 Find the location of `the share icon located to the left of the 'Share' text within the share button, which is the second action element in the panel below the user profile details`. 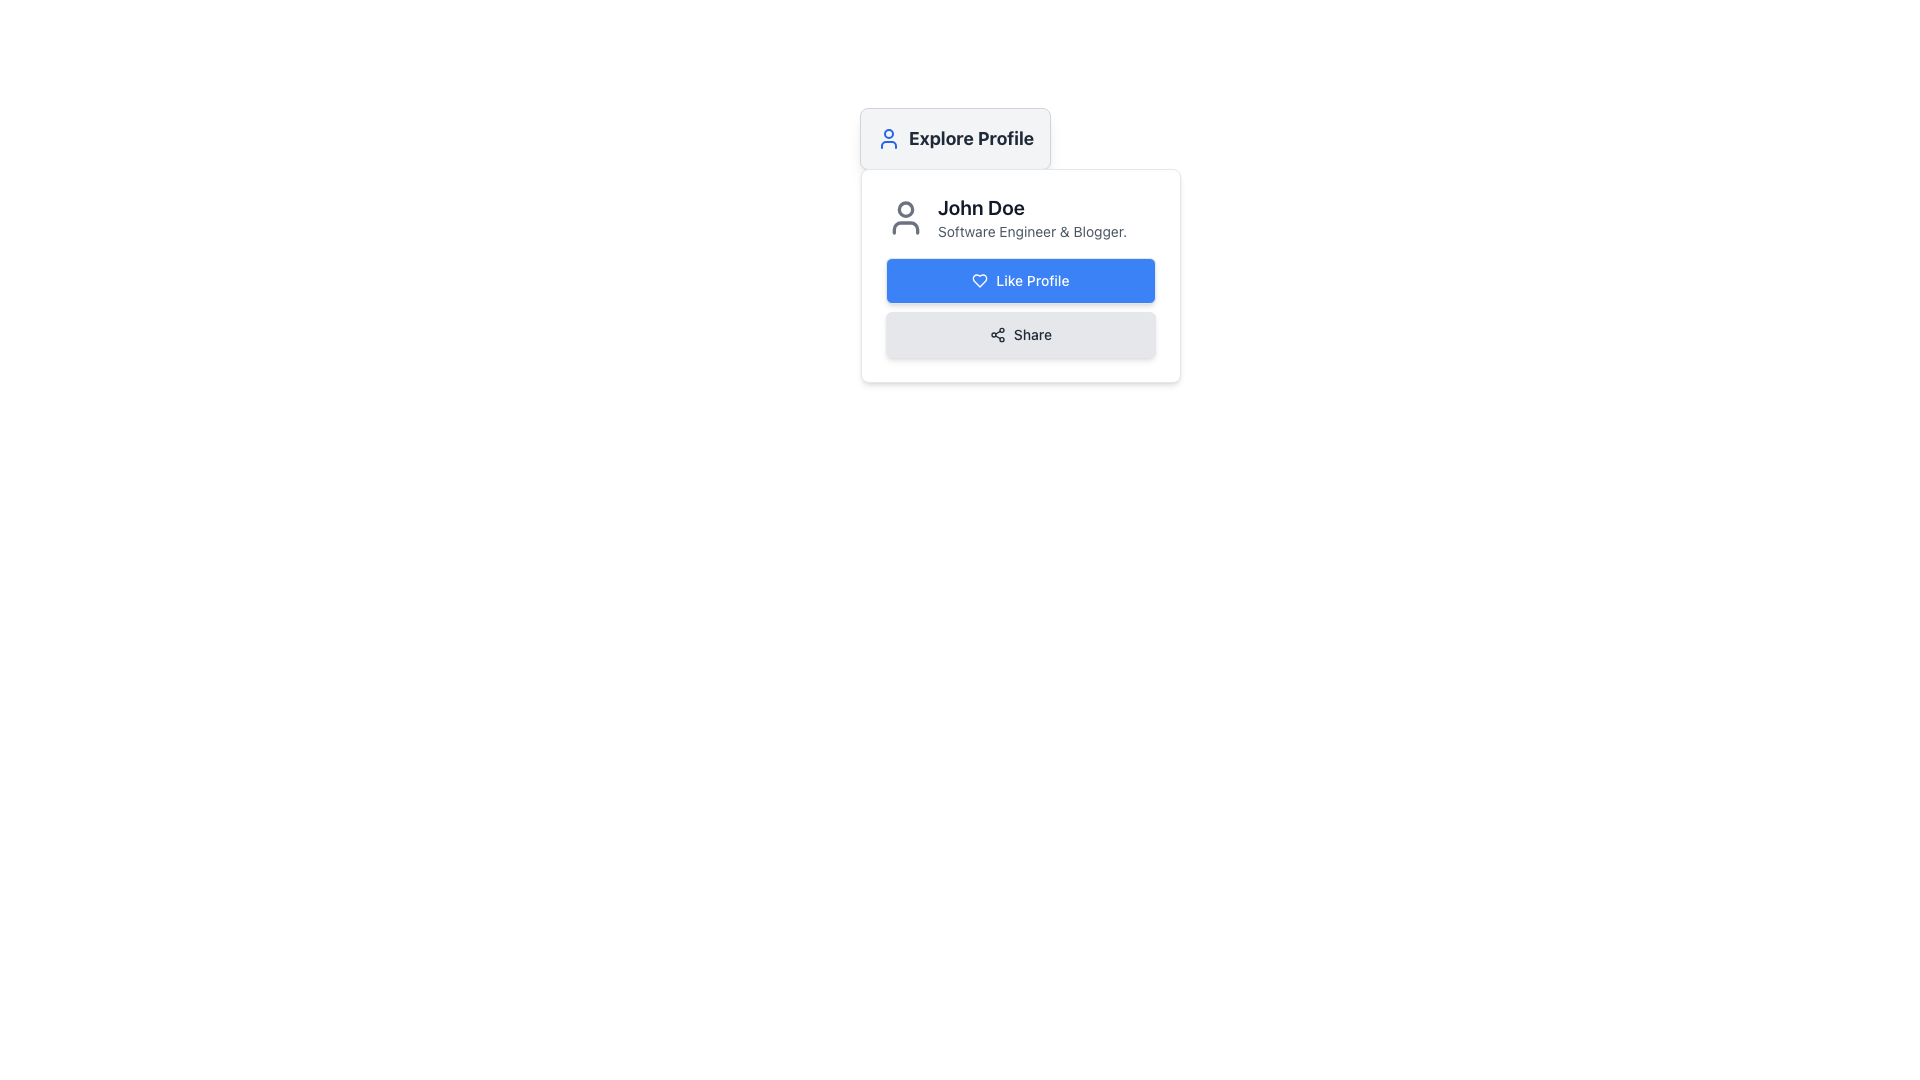

the share icon located to the left of the 'Share' text within the share button, which is the second action element in the panel below the user profile details is located at coordinates (997, 334).